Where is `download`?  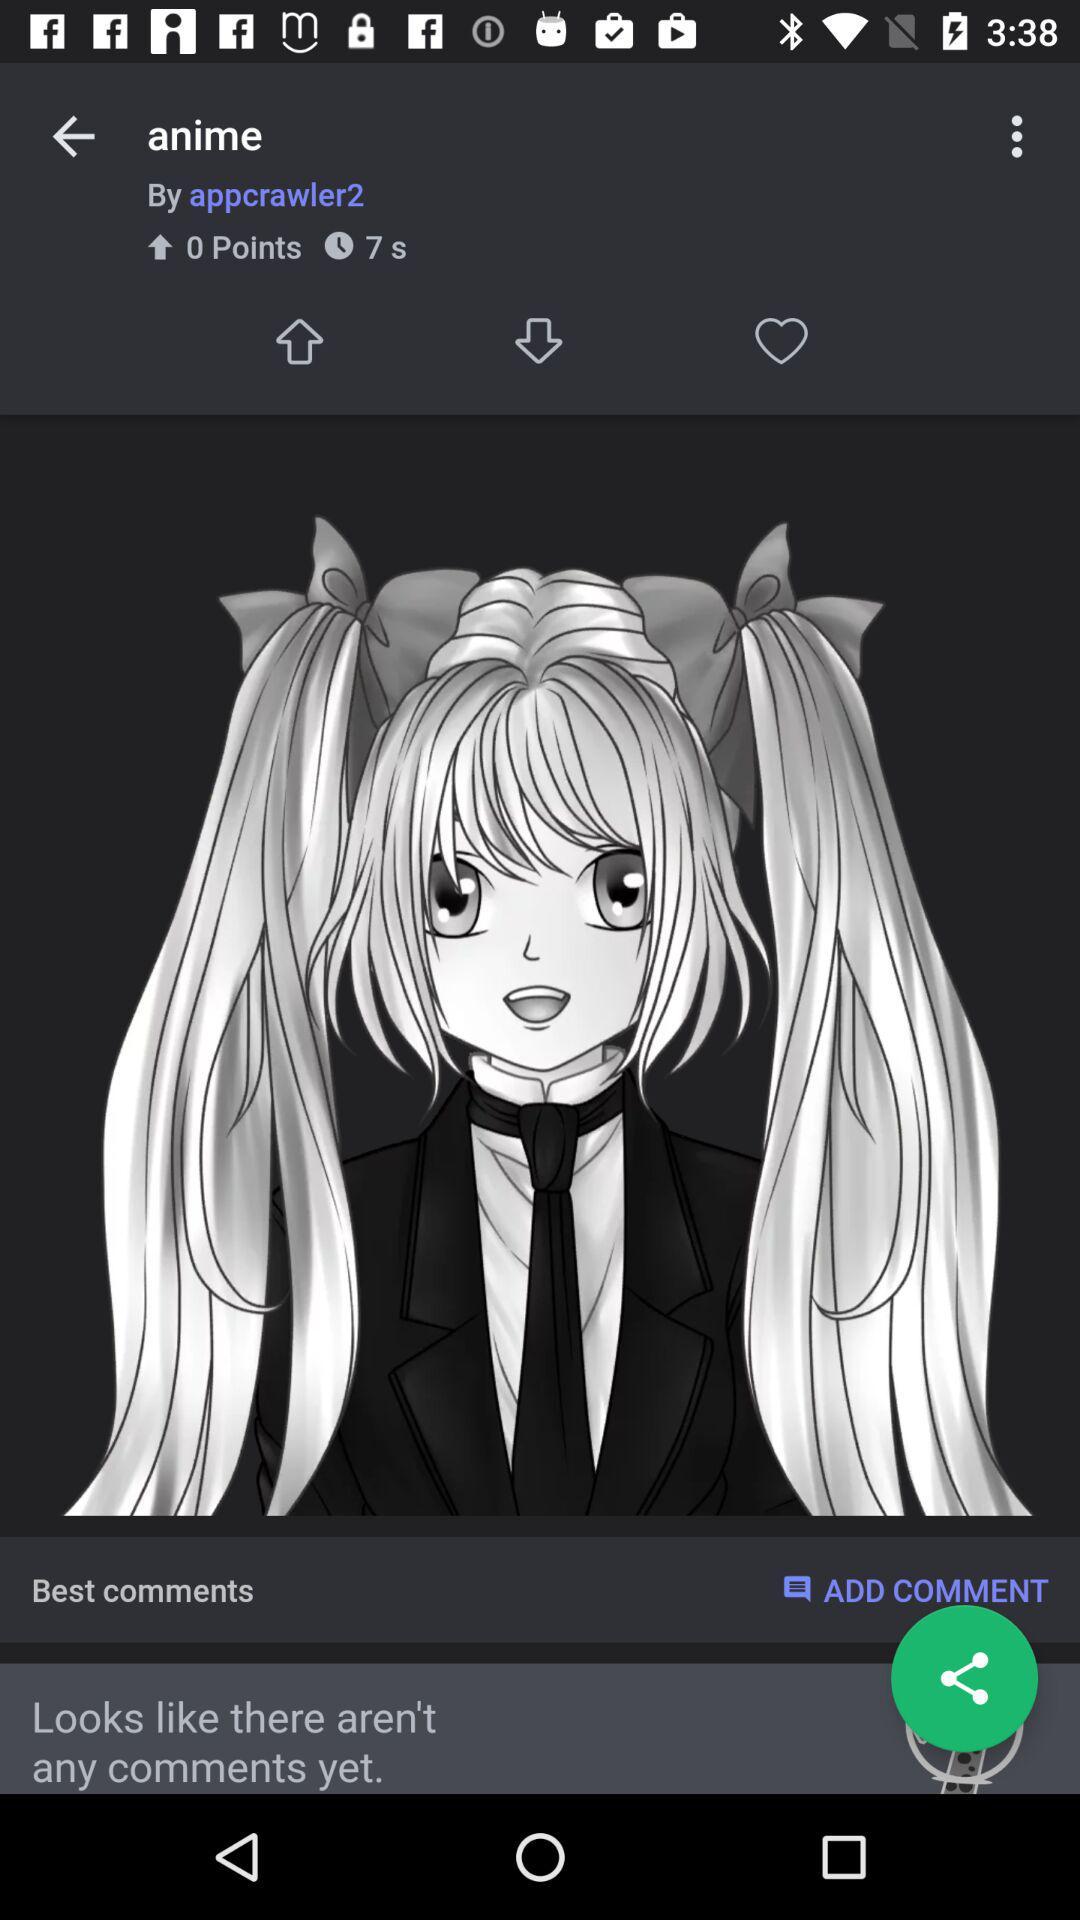 download is located at coordinates (540, 341).